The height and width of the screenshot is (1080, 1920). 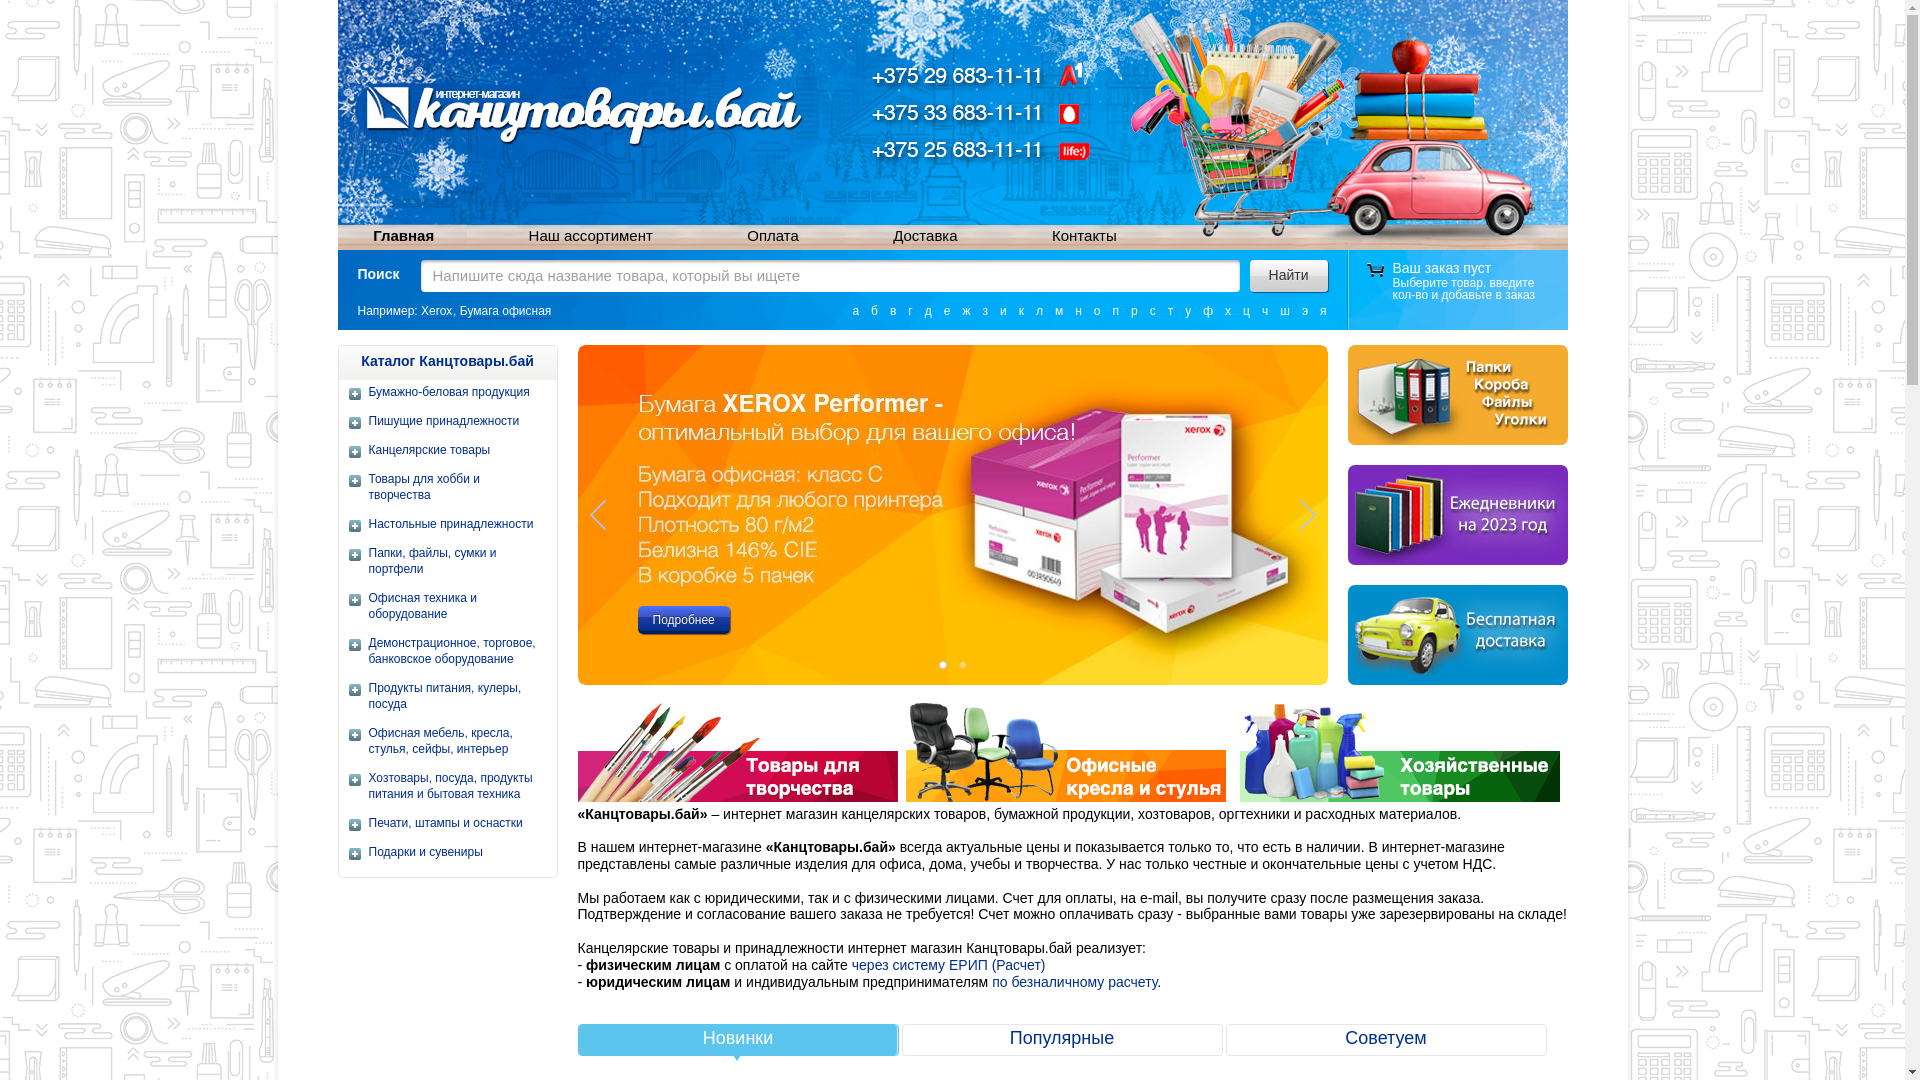 What do you see at coordinates (961, 664) in the screenshot?
I see `'2'` at bounding box center [961, 664].